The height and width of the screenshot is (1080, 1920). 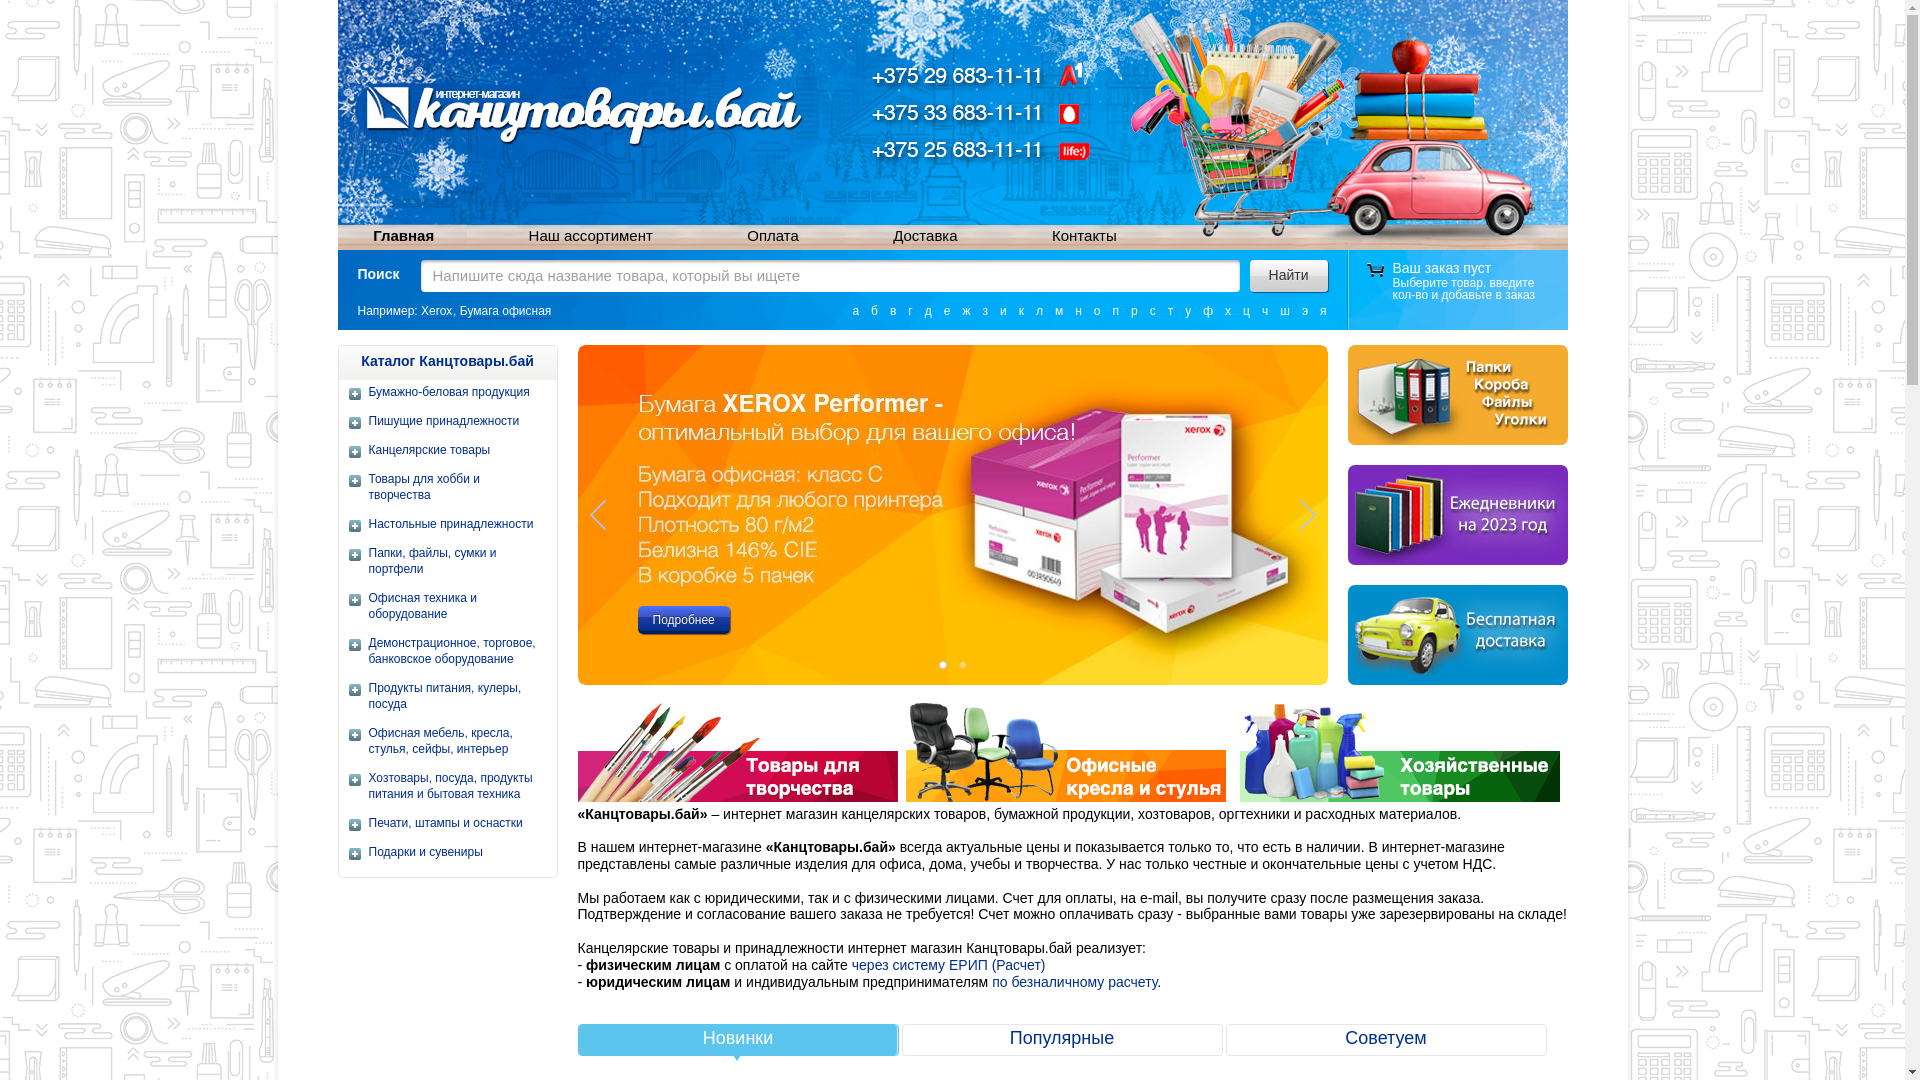 What do you see at coordinates (961, 664) in the screenshot?
I see `'2'` at bounding box center [961, 664].